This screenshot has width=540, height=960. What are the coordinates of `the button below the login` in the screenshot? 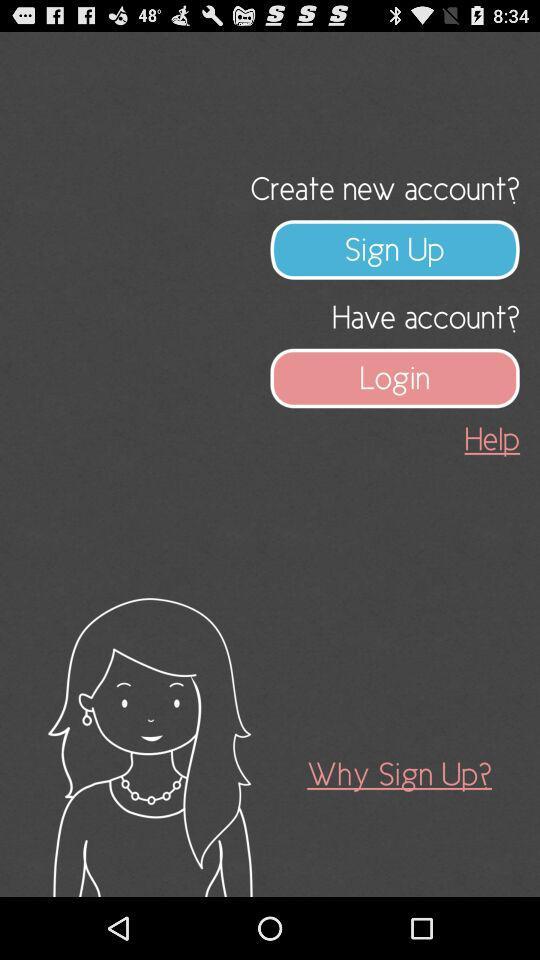 It's located at (491, 439).